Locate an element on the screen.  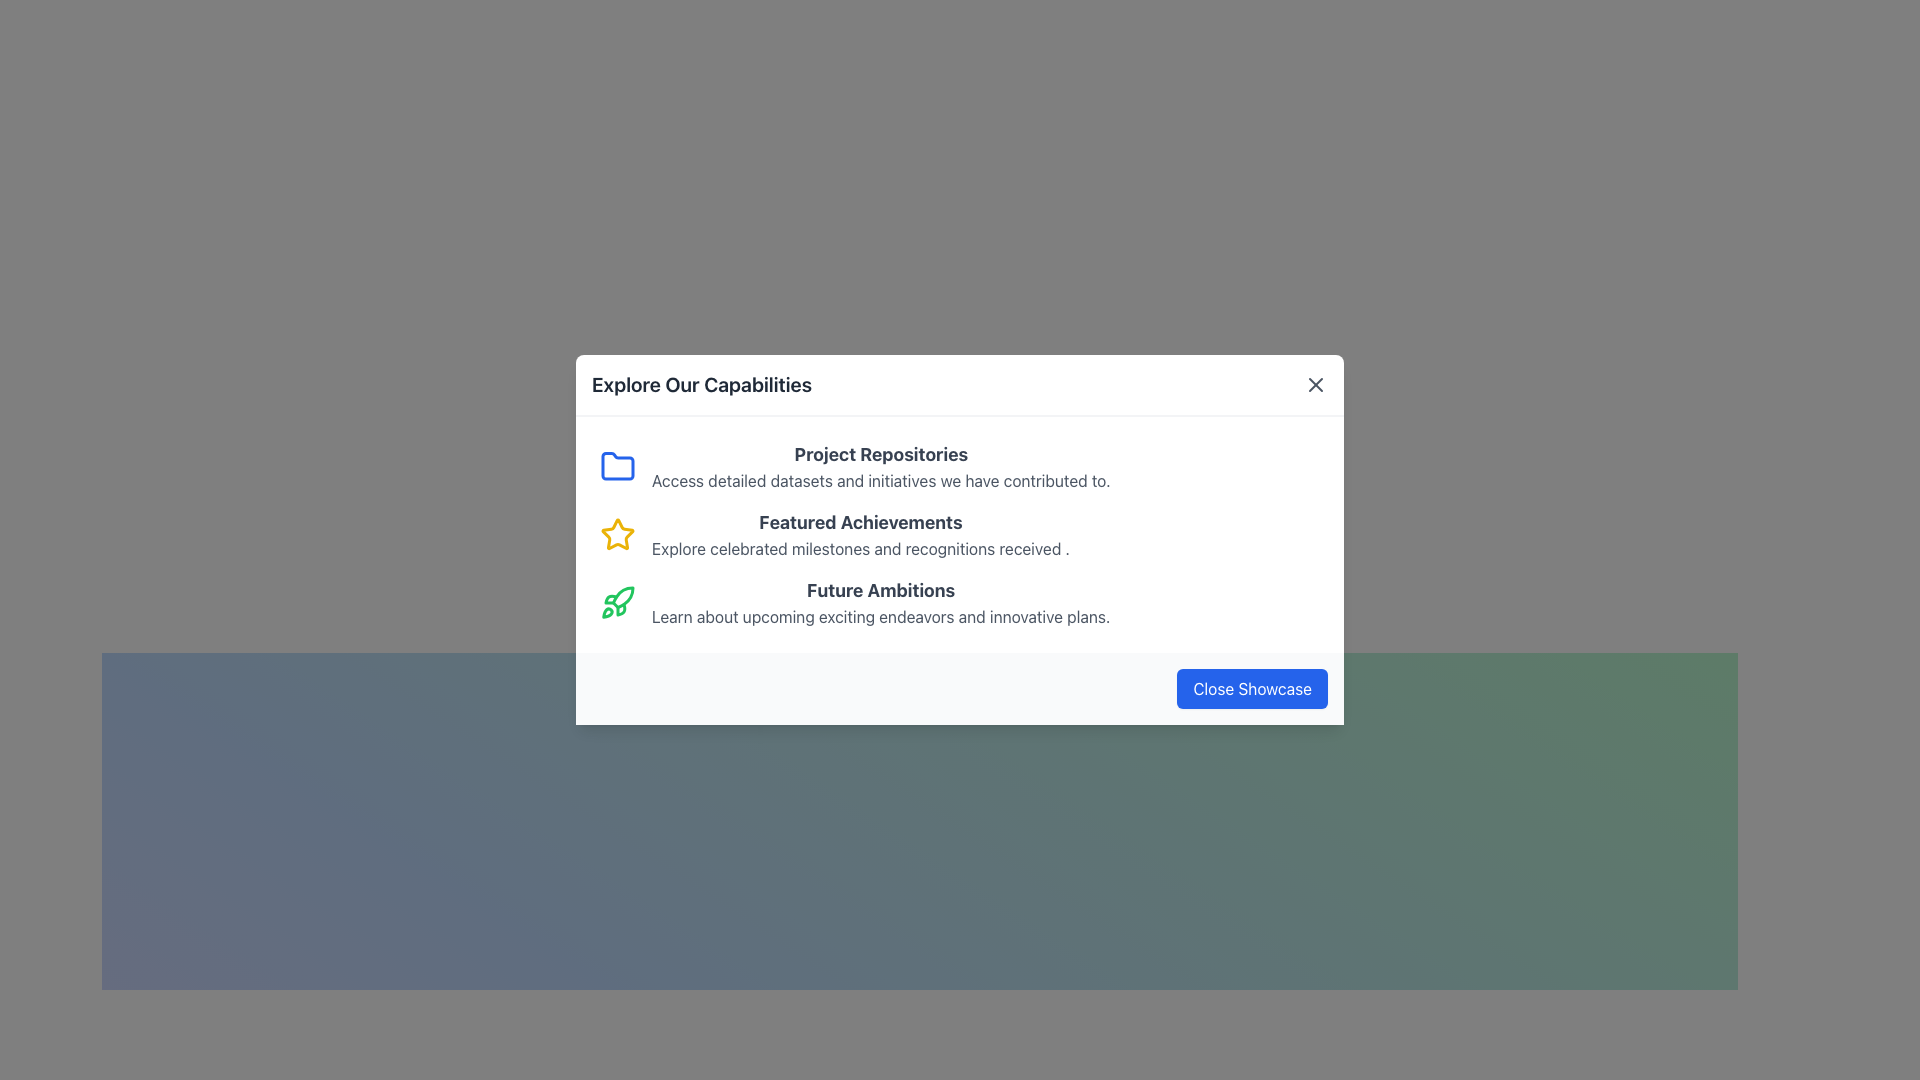
the Section Header with Description is located at coordinates (960, 601).